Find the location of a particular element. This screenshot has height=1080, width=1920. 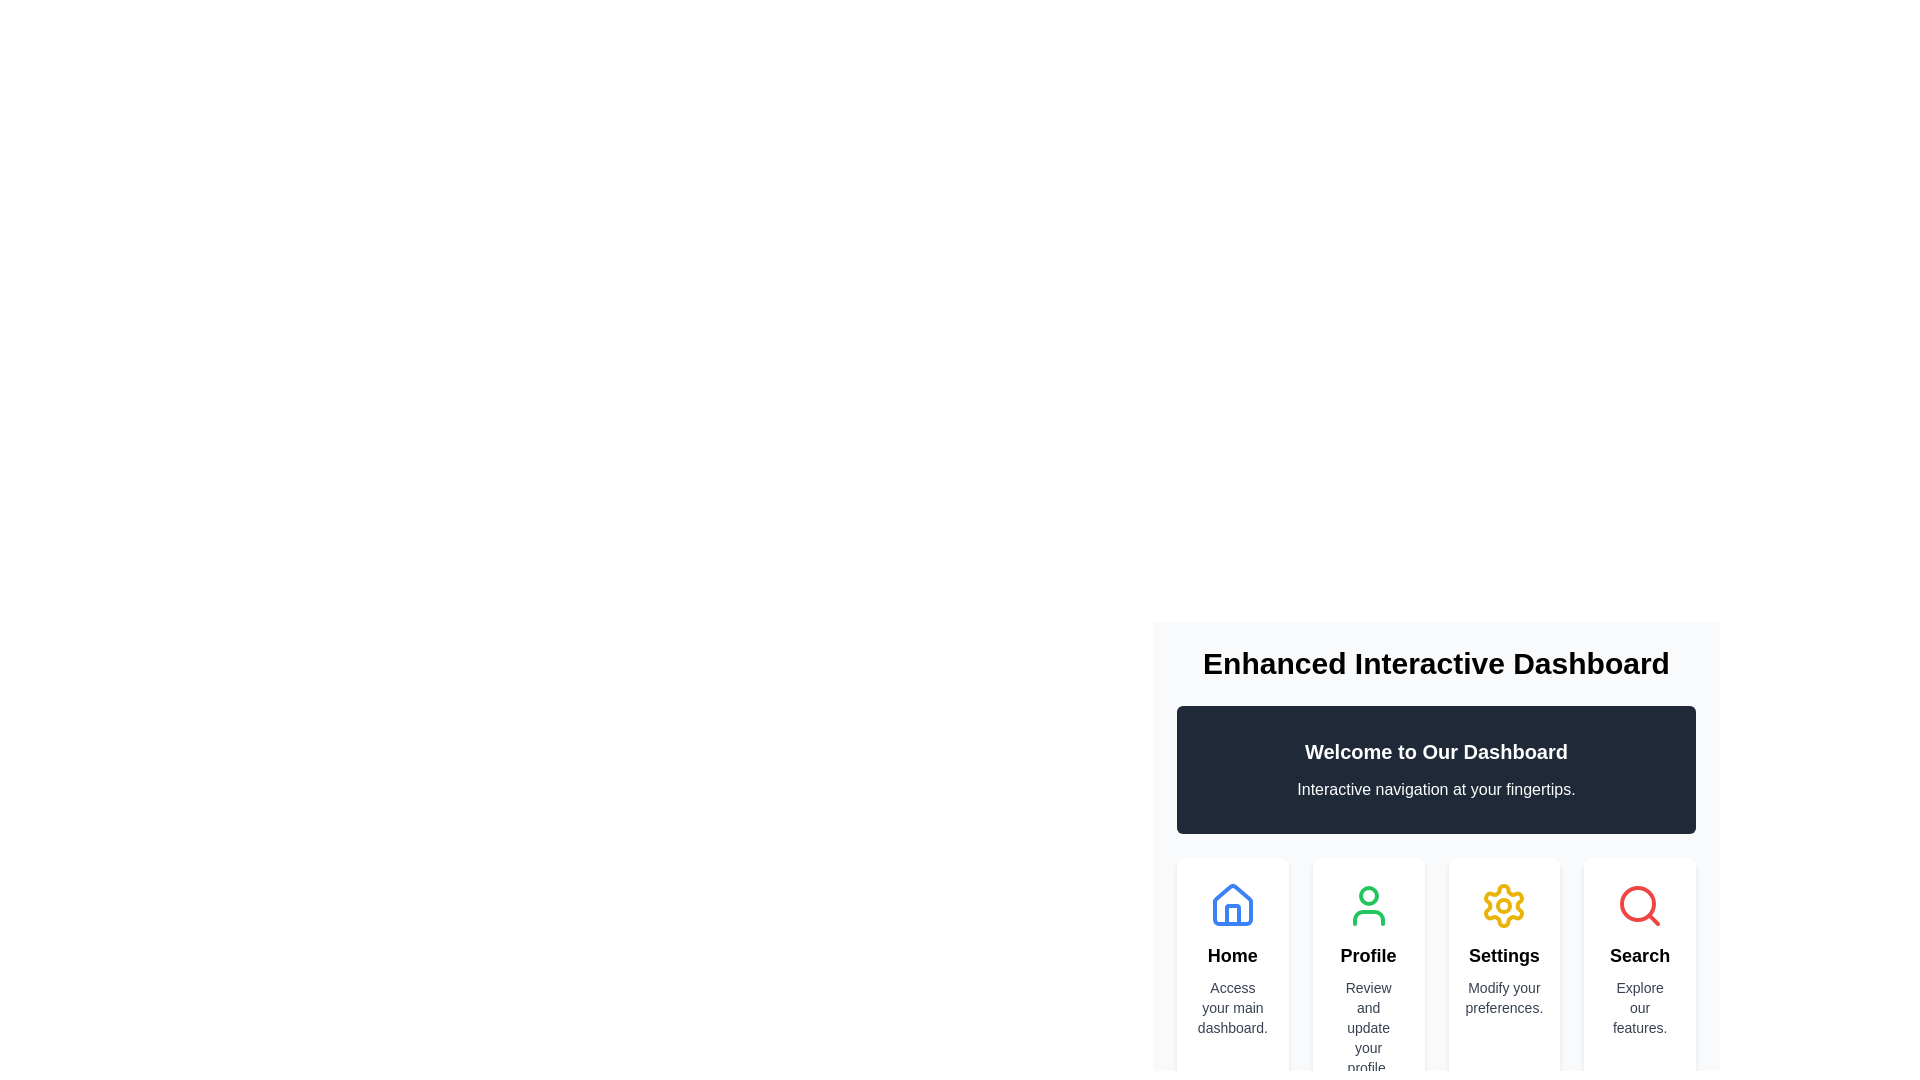

text block that says 'Review and update your profile.' which is styled in a smaller gray font and located below the 'Profile' heading in the Profile card is located at coordinates (1367, 1028).